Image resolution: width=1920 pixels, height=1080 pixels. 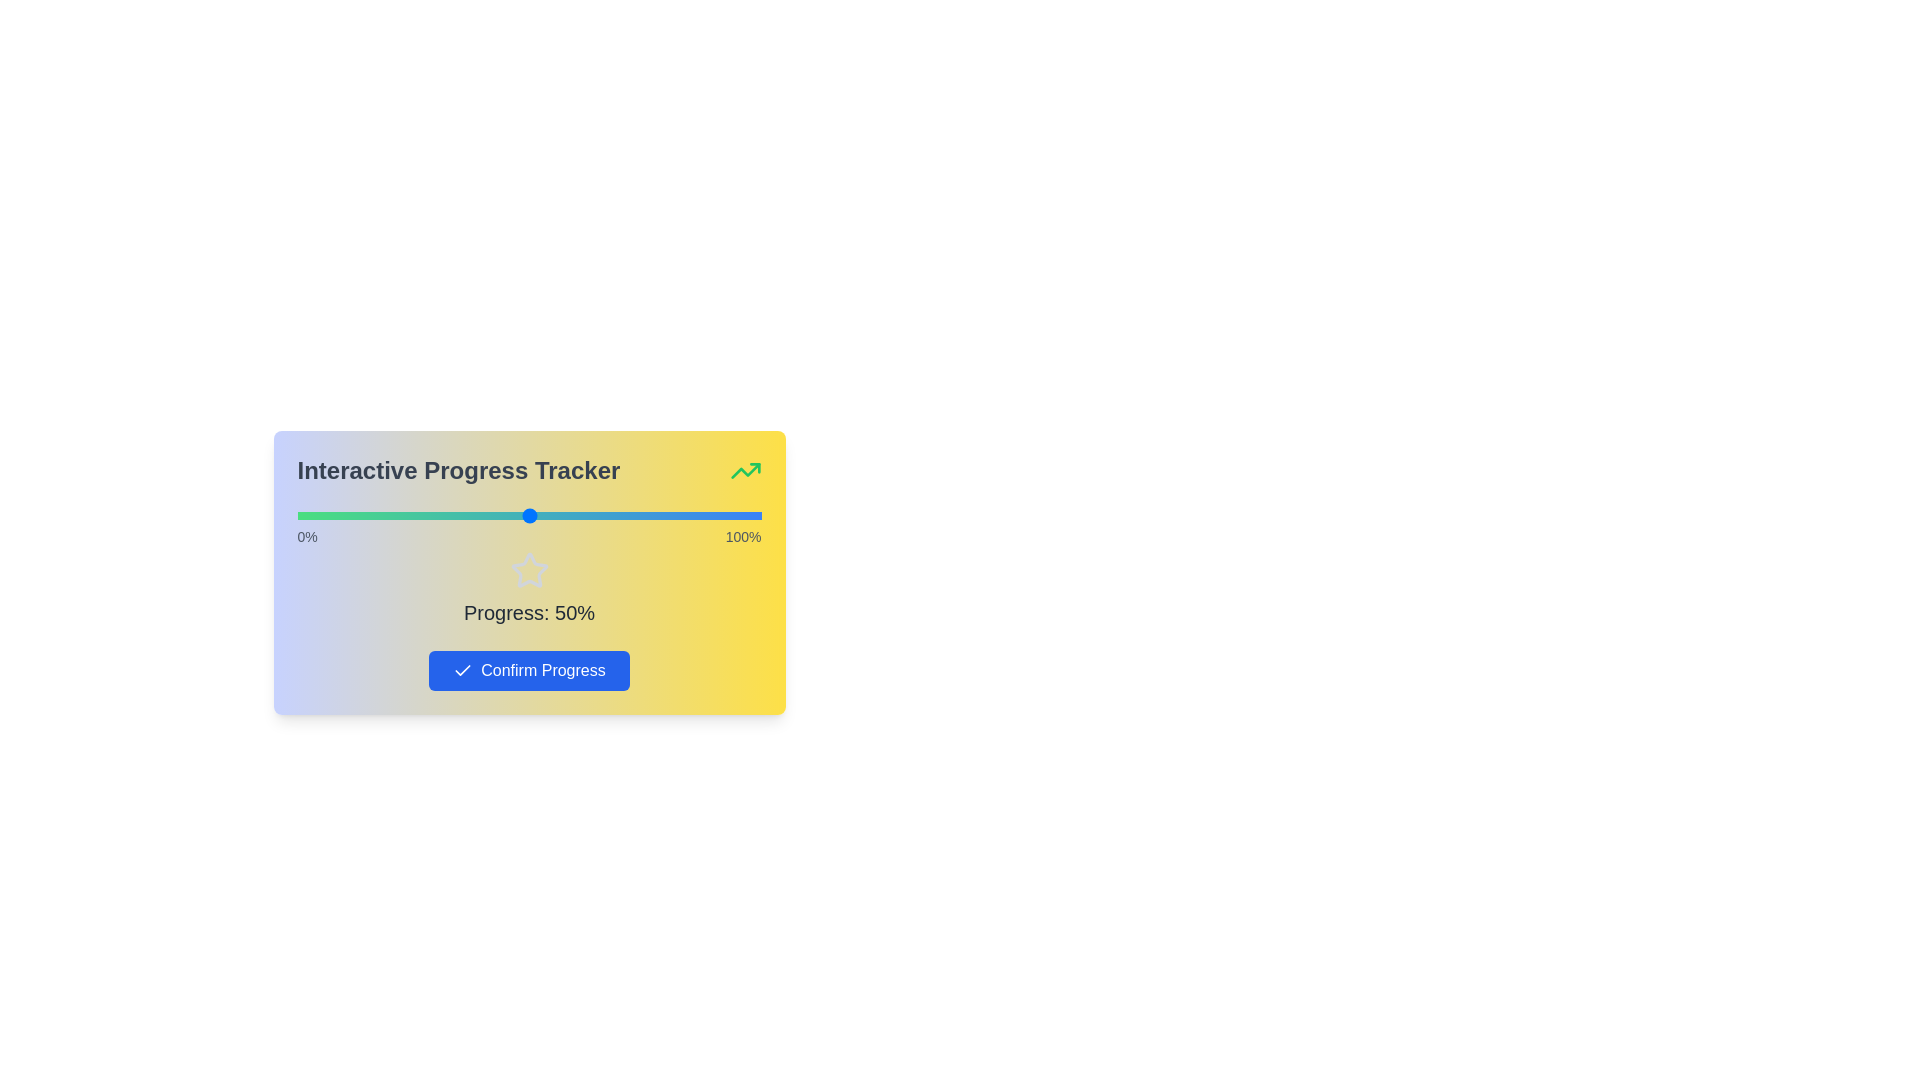 I want to click on the slider to set the progress percentage to 59, so click(x=570, y=515).